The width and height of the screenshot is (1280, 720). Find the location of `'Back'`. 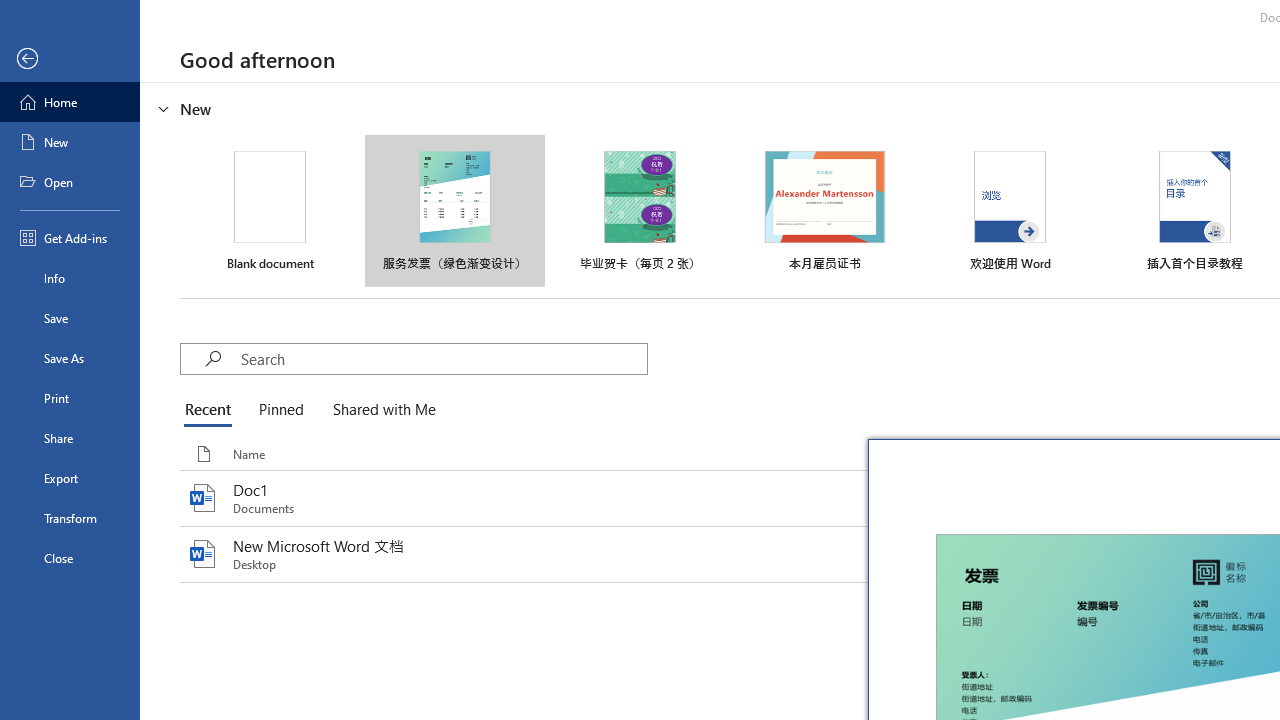

'Back' is located at coordinates (69, 58).